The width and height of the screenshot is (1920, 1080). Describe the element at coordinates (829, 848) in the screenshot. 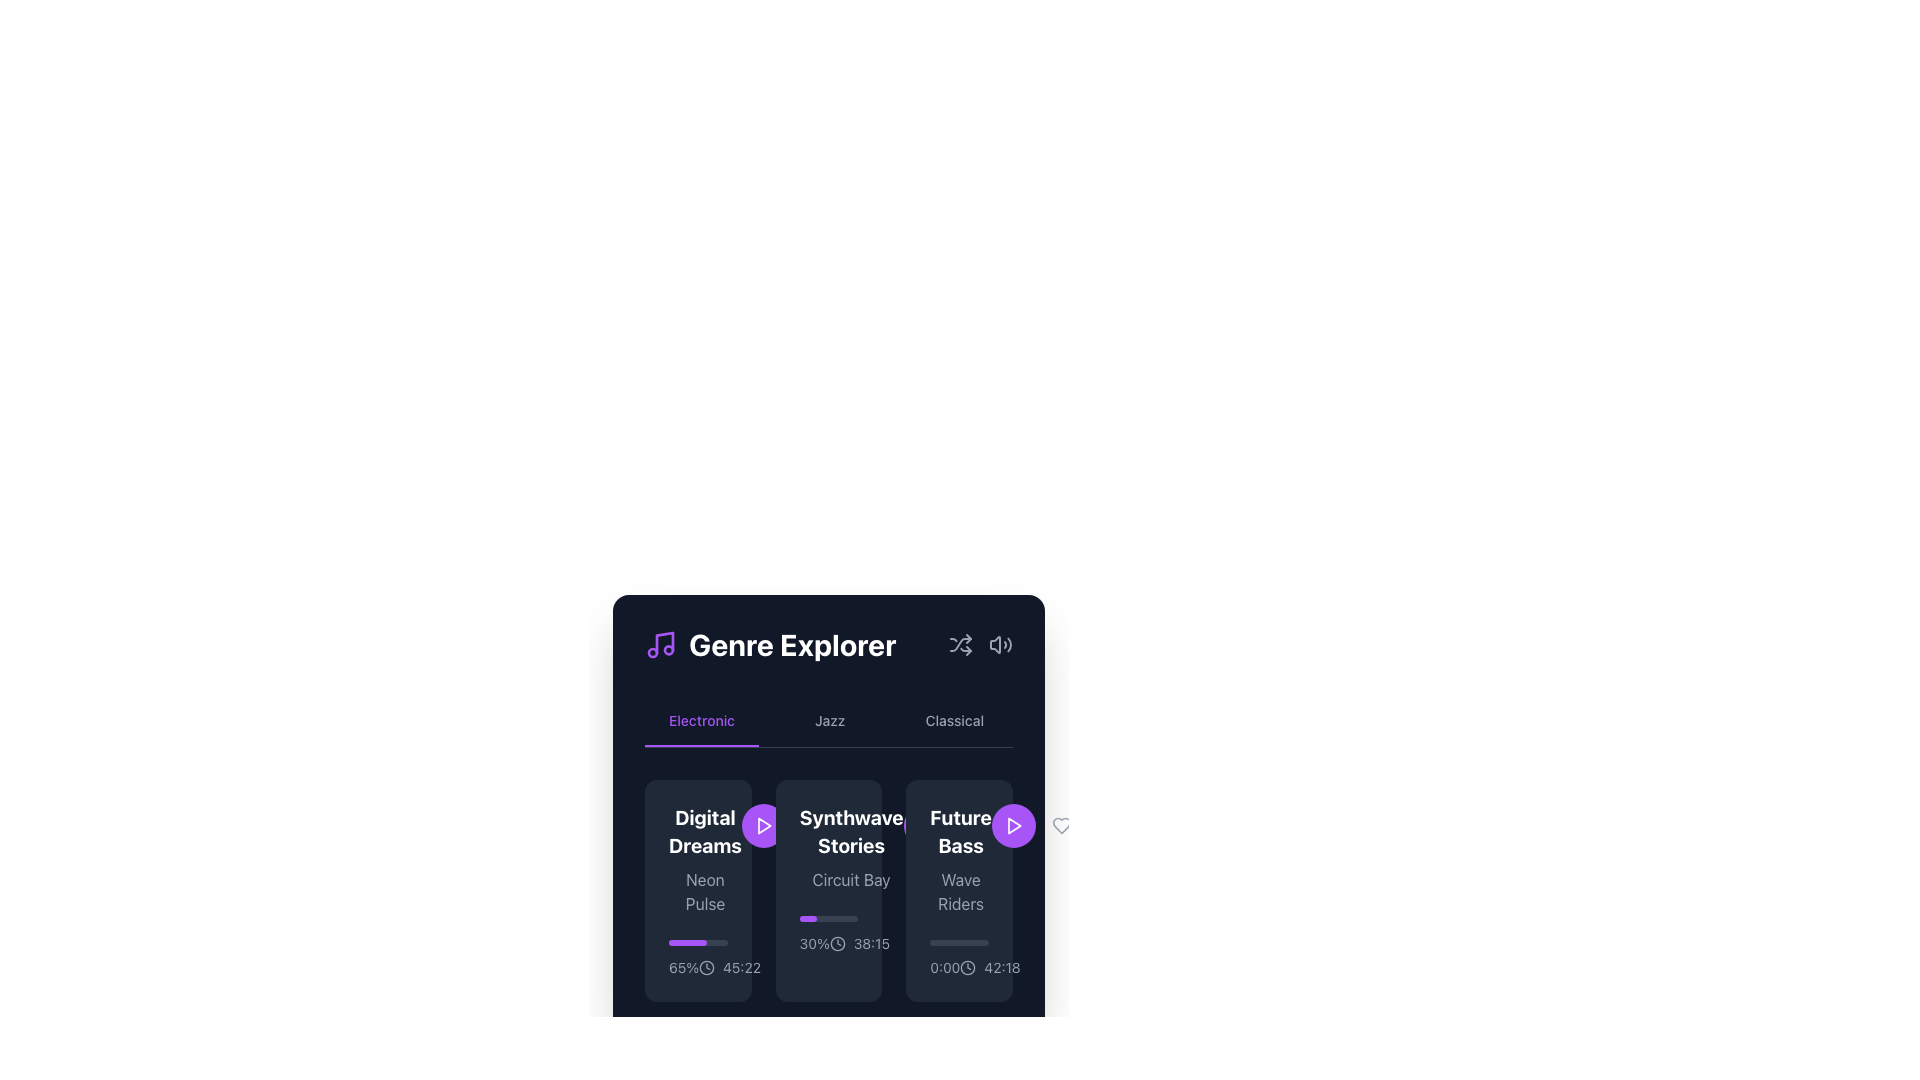

I see `the text label that serves as the title and subtitle for the second card under the 'Electronic' tab in the 'Genre Explorer' section to potentially reveal interactive effects` at that location.